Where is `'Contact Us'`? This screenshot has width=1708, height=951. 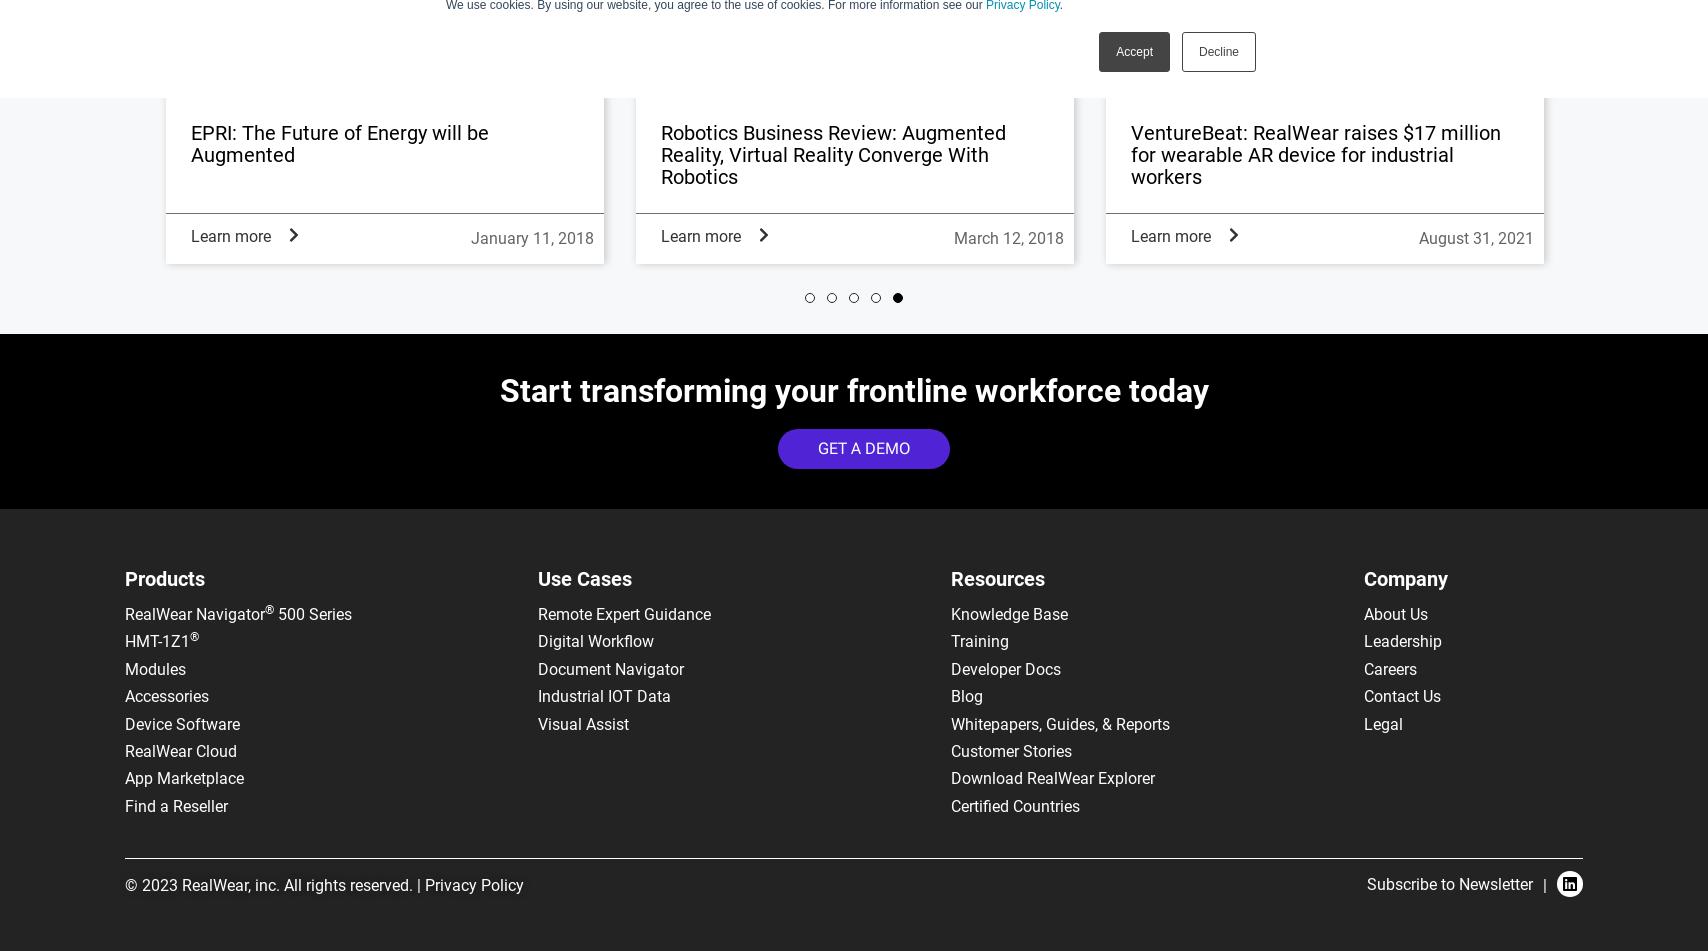 'Contact Us' is located at coordinates (1402, 695).